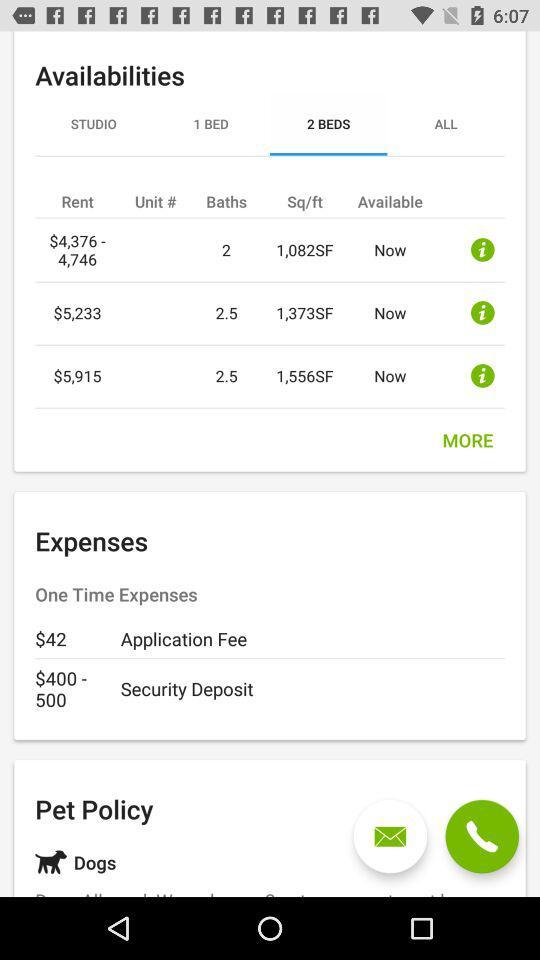 This screenshot has height=960, width=540. Describe the element at coordinates (481, 836) in the screenshot. I see `the call icon` at that location.